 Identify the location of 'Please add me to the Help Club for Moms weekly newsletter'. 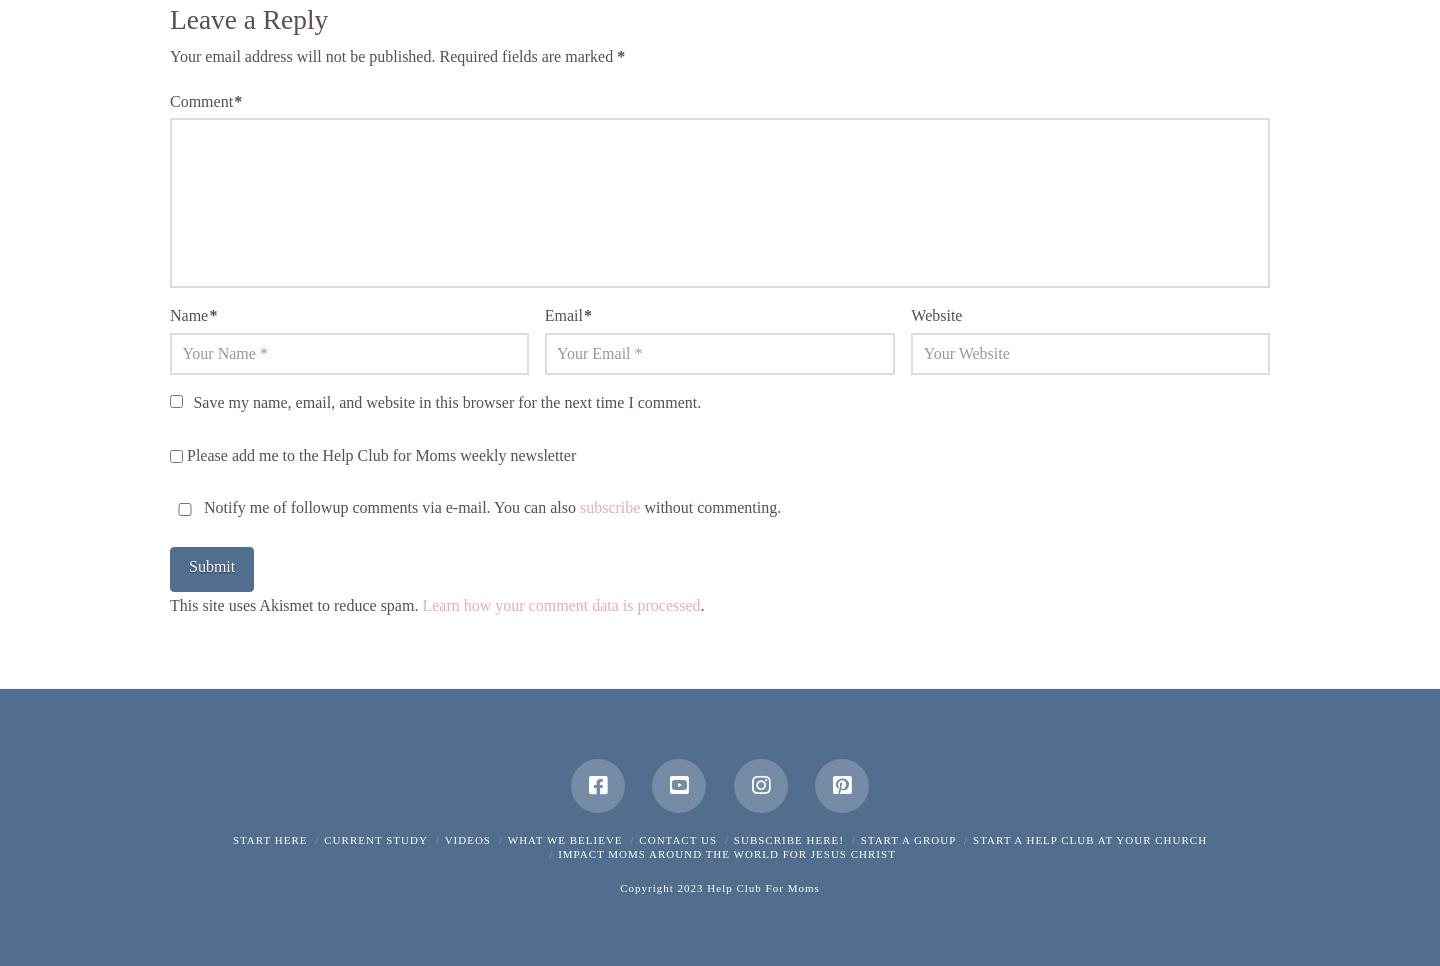
(378, 454).